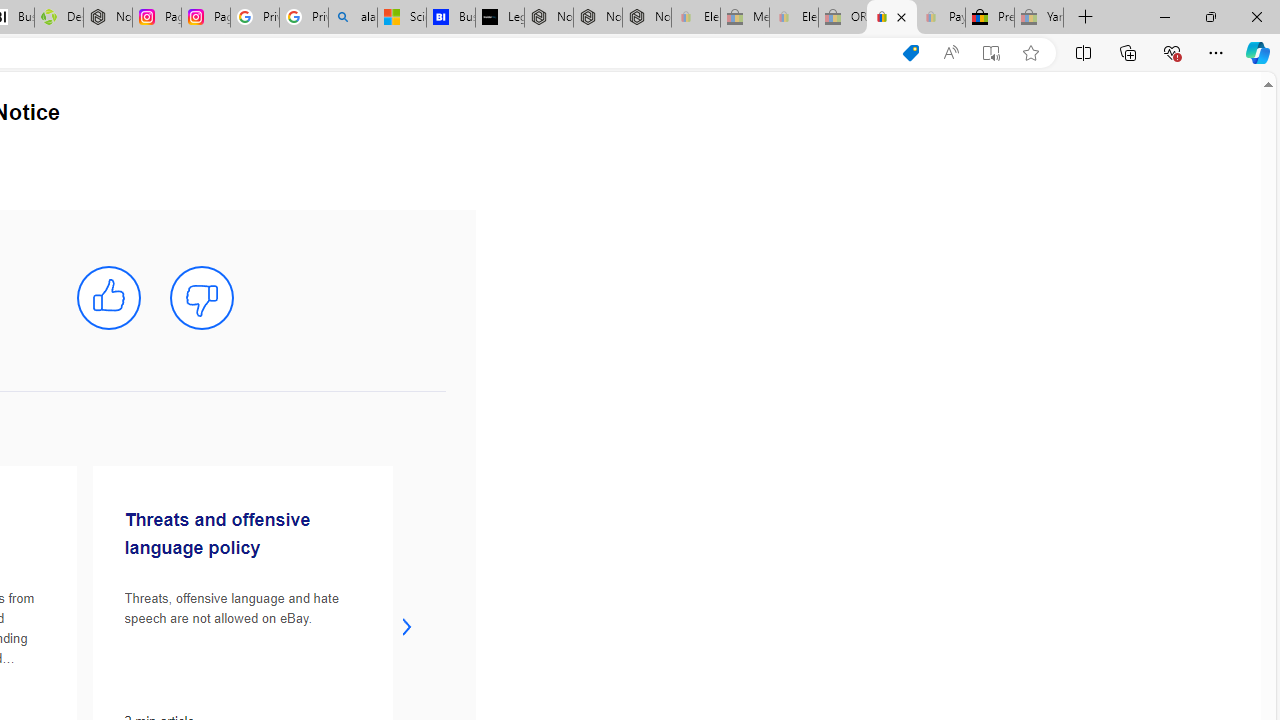 The width and height of the screenshot is (1280, 720). What do you see at coordinates (891, 17) in the screenshot?
I see `'User Privacy Notice | eBay'` at bounding box center [891, 17].